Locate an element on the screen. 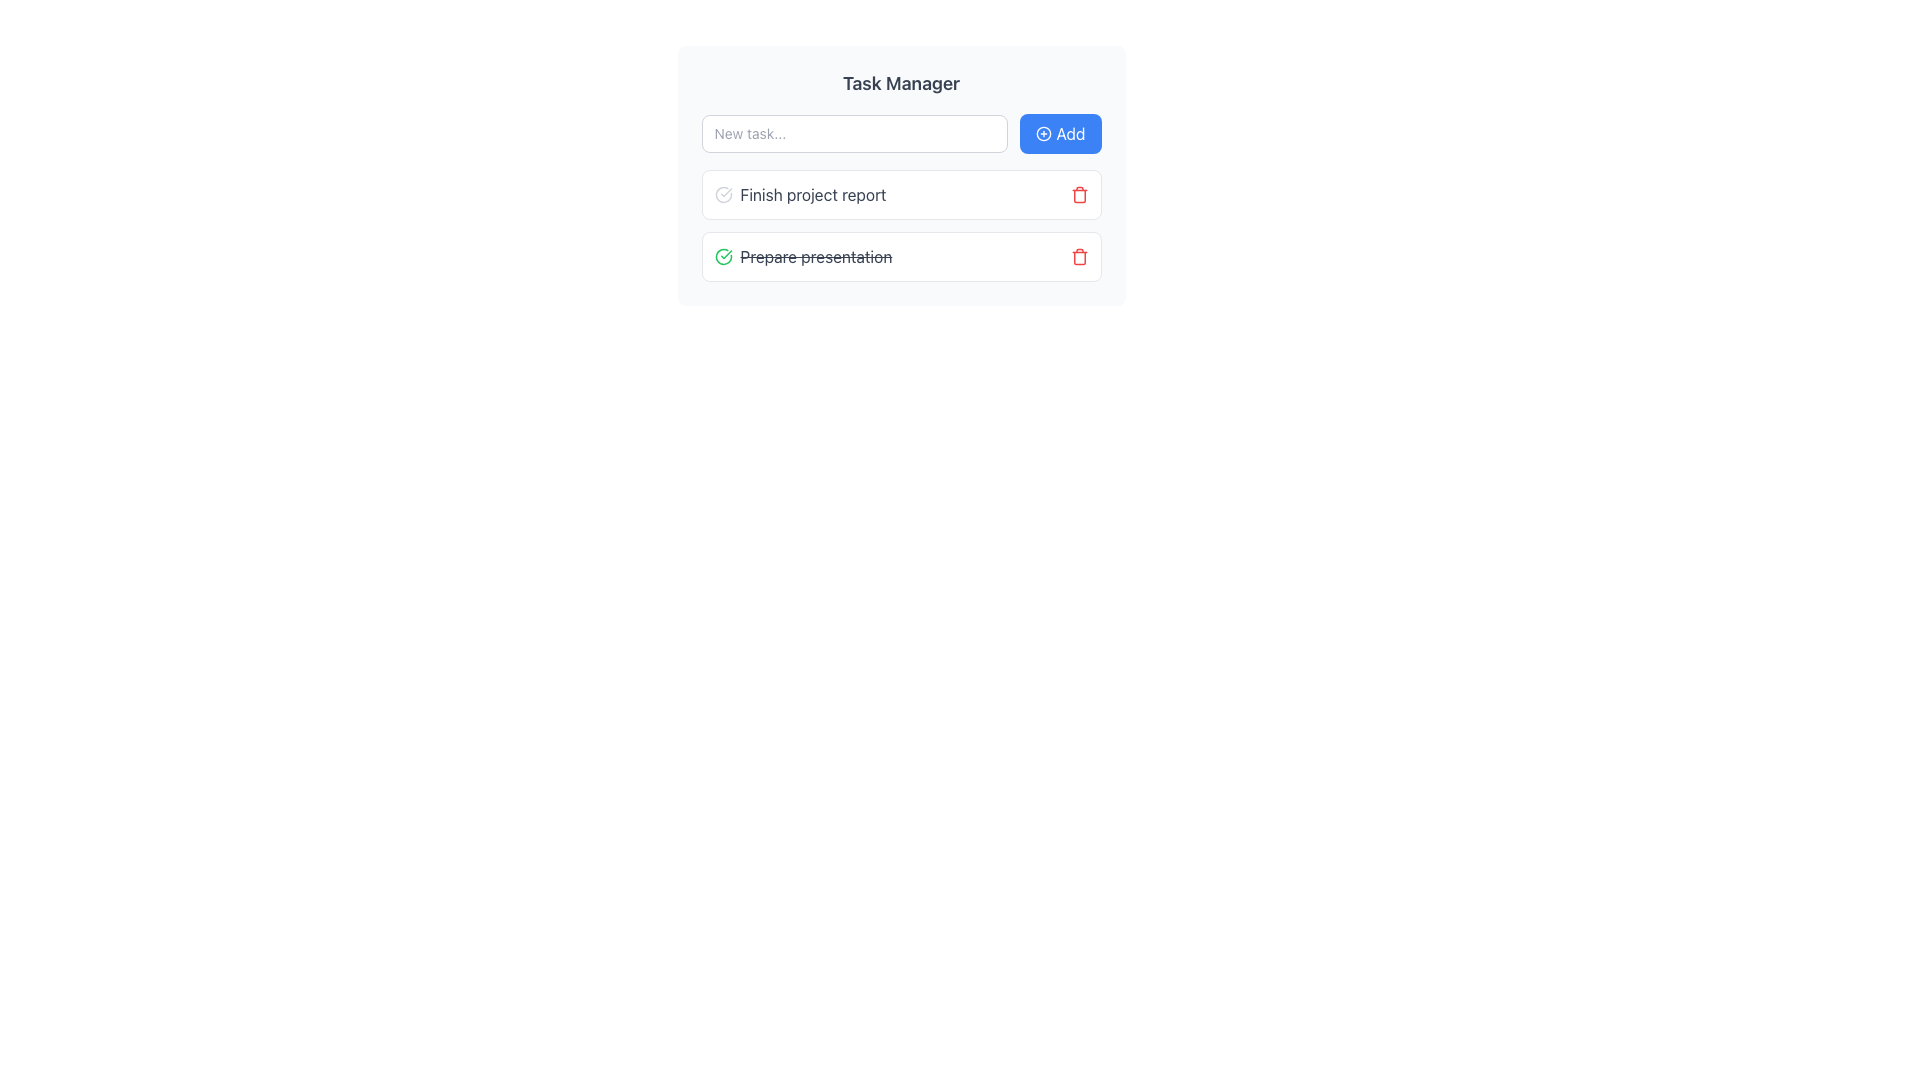 This screenshot has width=1920, height=1080. the text label of the second task in the list to trigger a tooltip, if applicable is located at coordinates (813, 195).